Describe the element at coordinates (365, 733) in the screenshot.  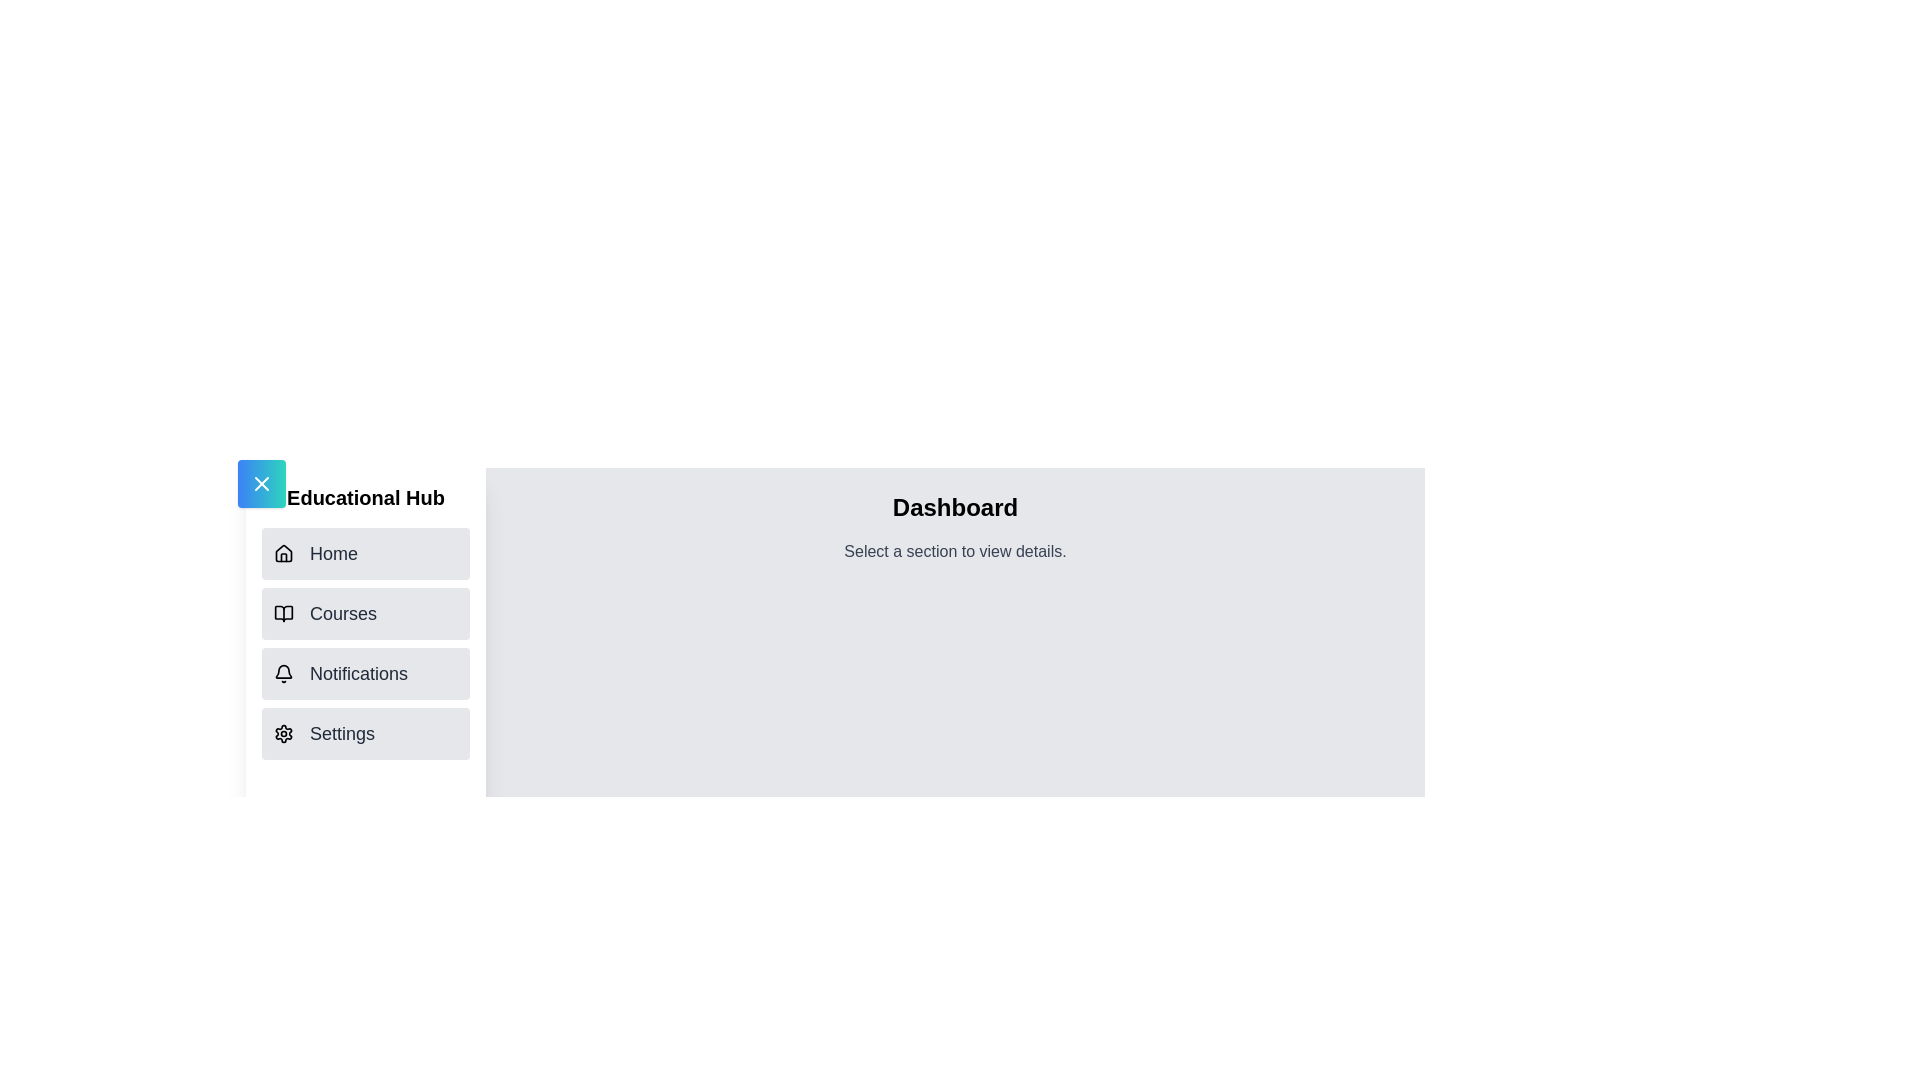
I see `the section Settings from the navigation list` at that location.